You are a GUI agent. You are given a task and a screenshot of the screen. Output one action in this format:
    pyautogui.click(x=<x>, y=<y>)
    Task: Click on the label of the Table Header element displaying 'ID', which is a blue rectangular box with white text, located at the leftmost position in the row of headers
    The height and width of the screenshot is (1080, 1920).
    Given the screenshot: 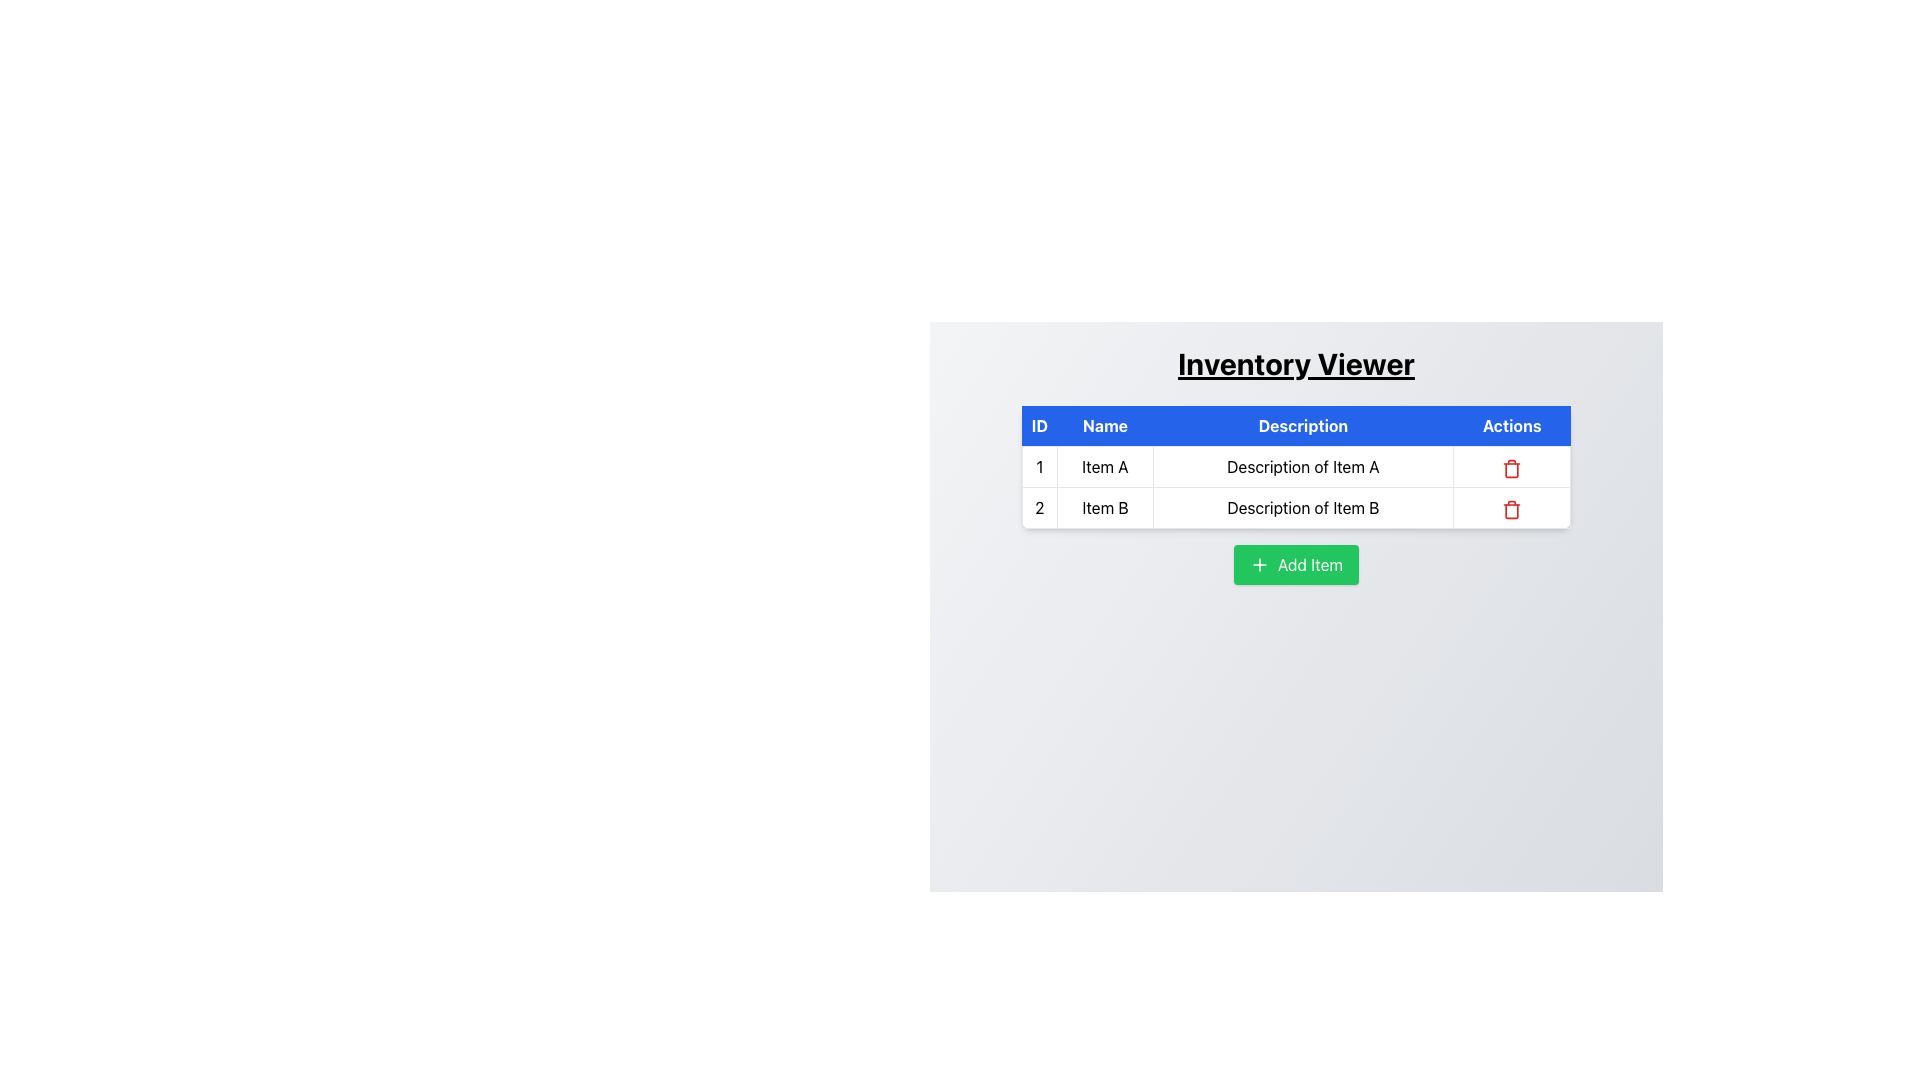 What is the action you would take?
    pyautogui.click(x=1039, y=425)
    